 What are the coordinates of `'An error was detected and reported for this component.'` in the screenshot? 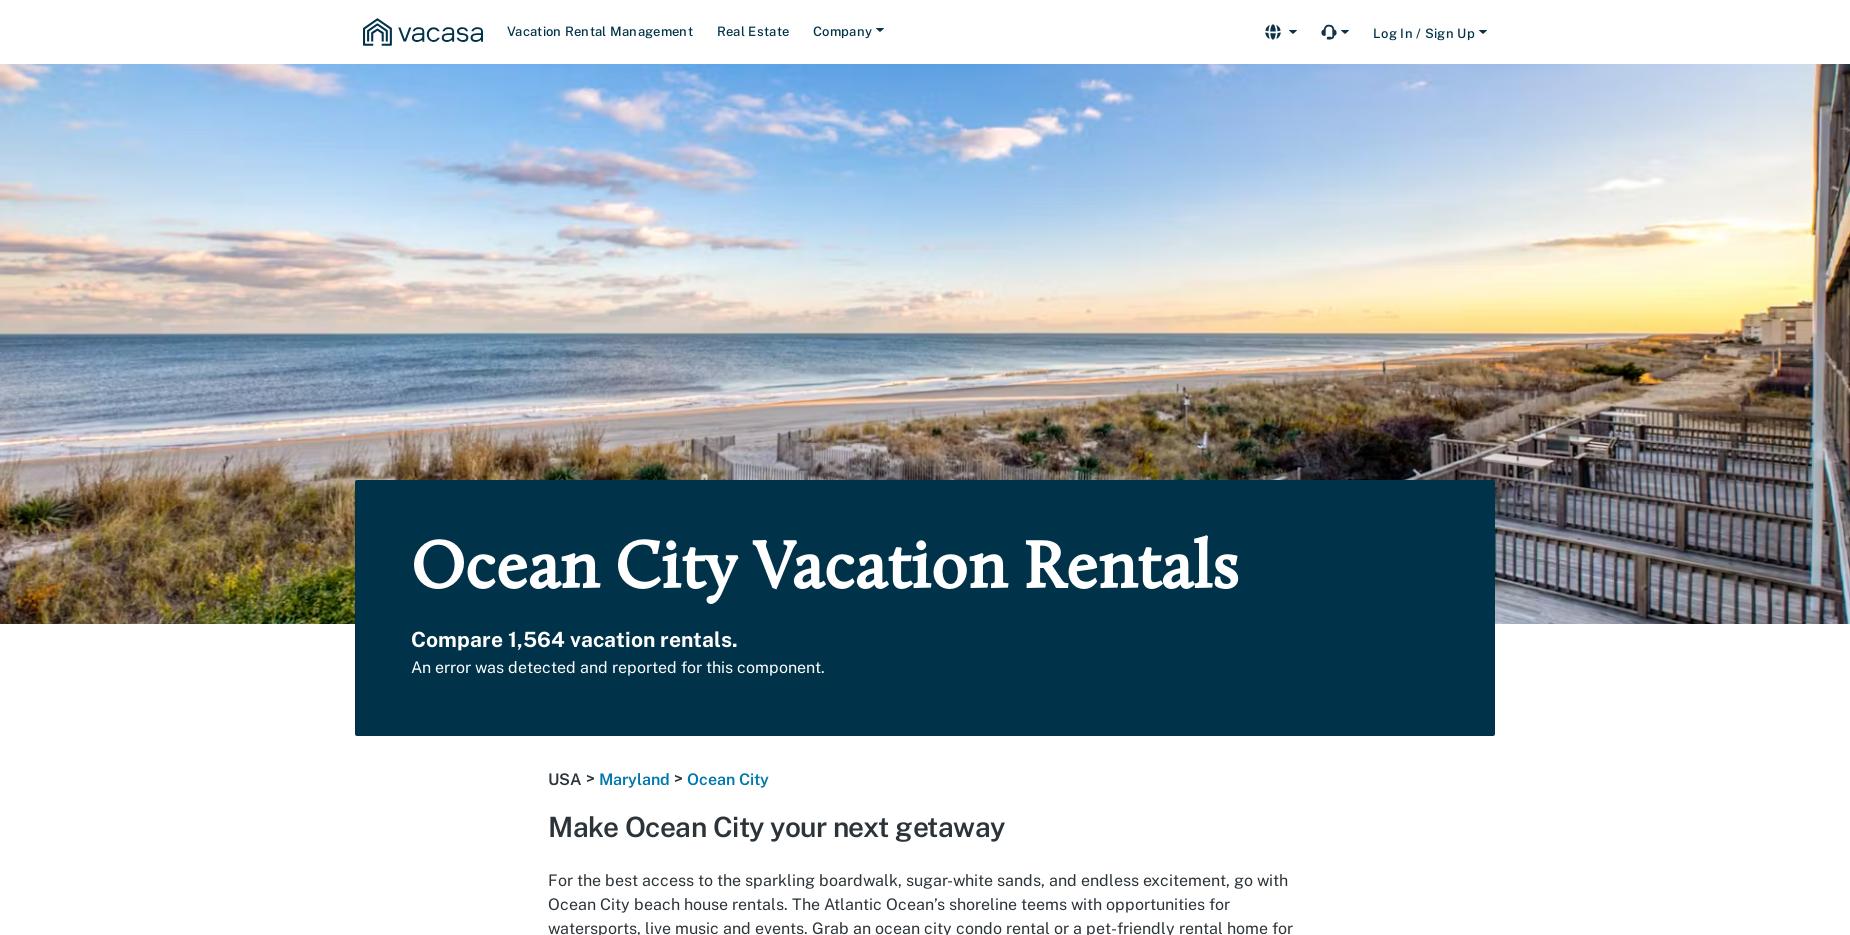 It's located at (618, 667).